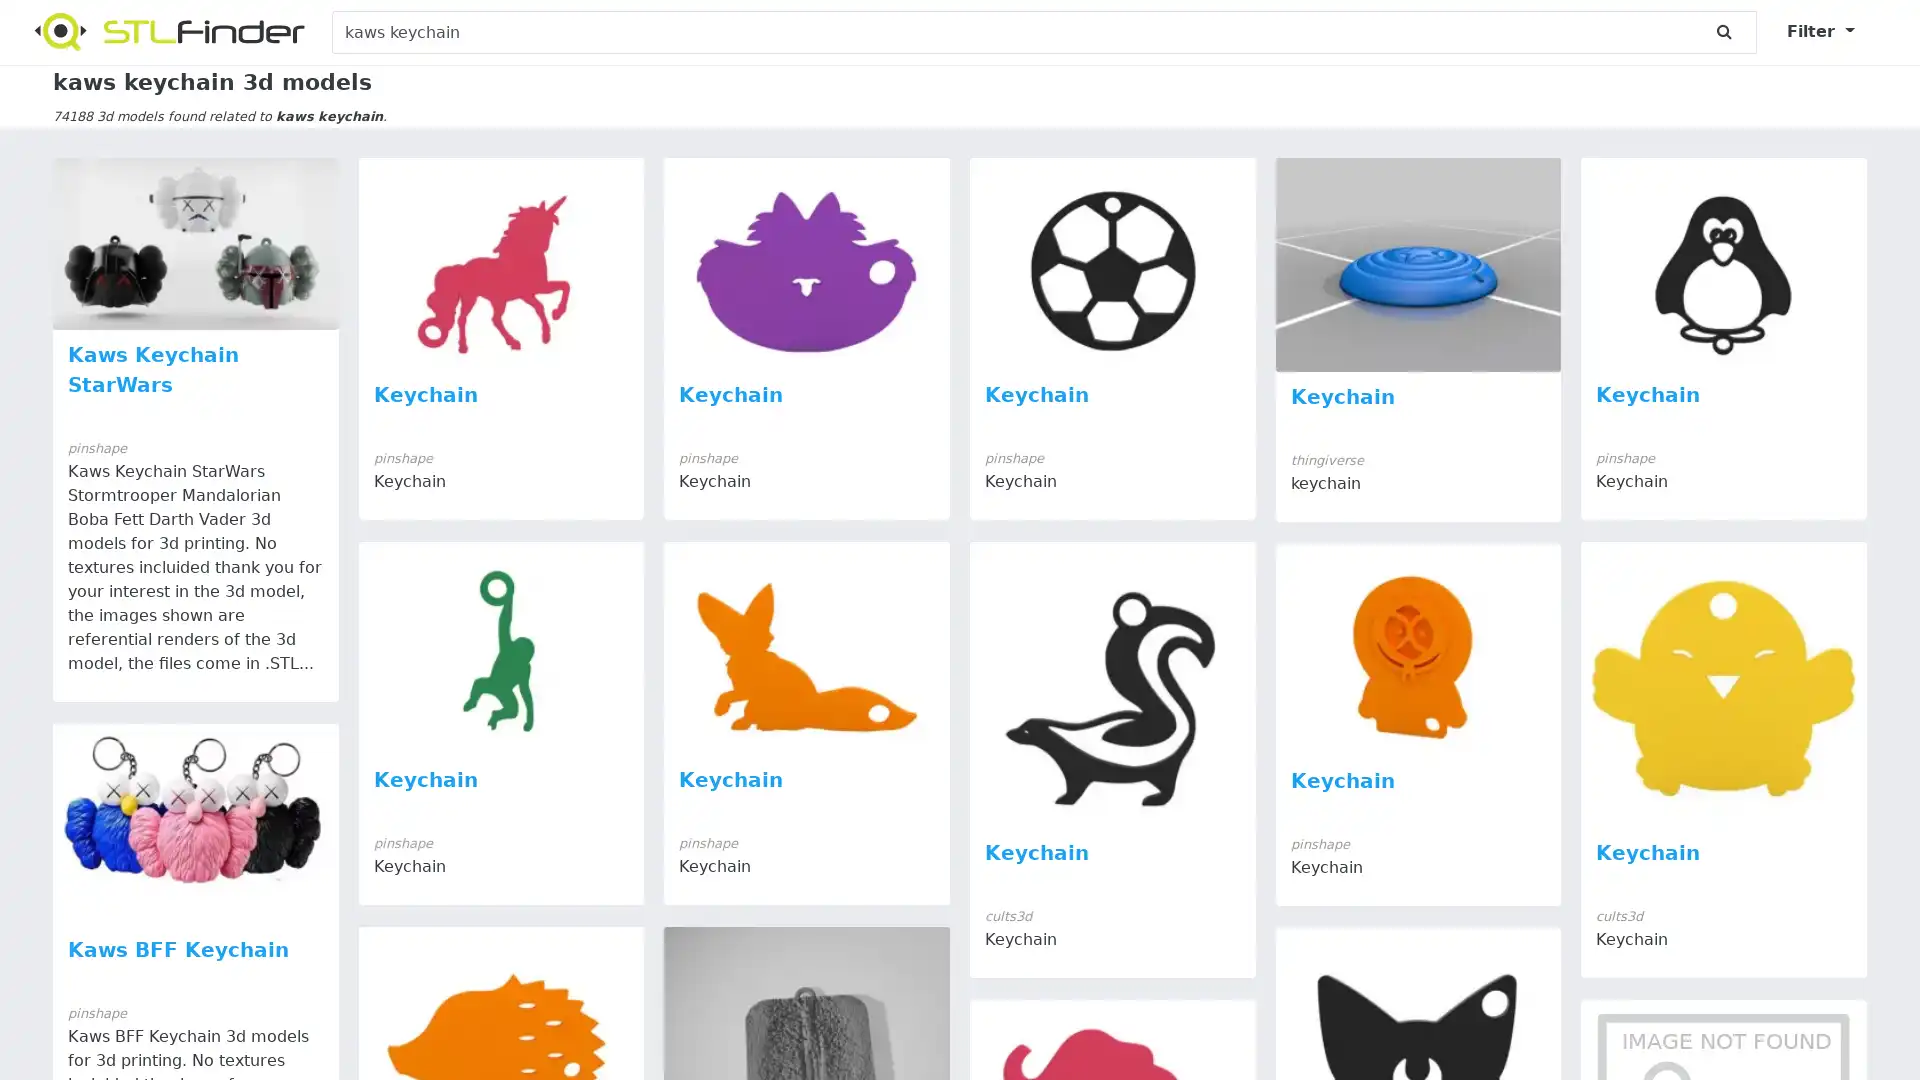 The width and height of the screenshot is (1920, 1080). Describe the element at coordinates (1820, 30) in the screenshot. I see `Filter` at that location.